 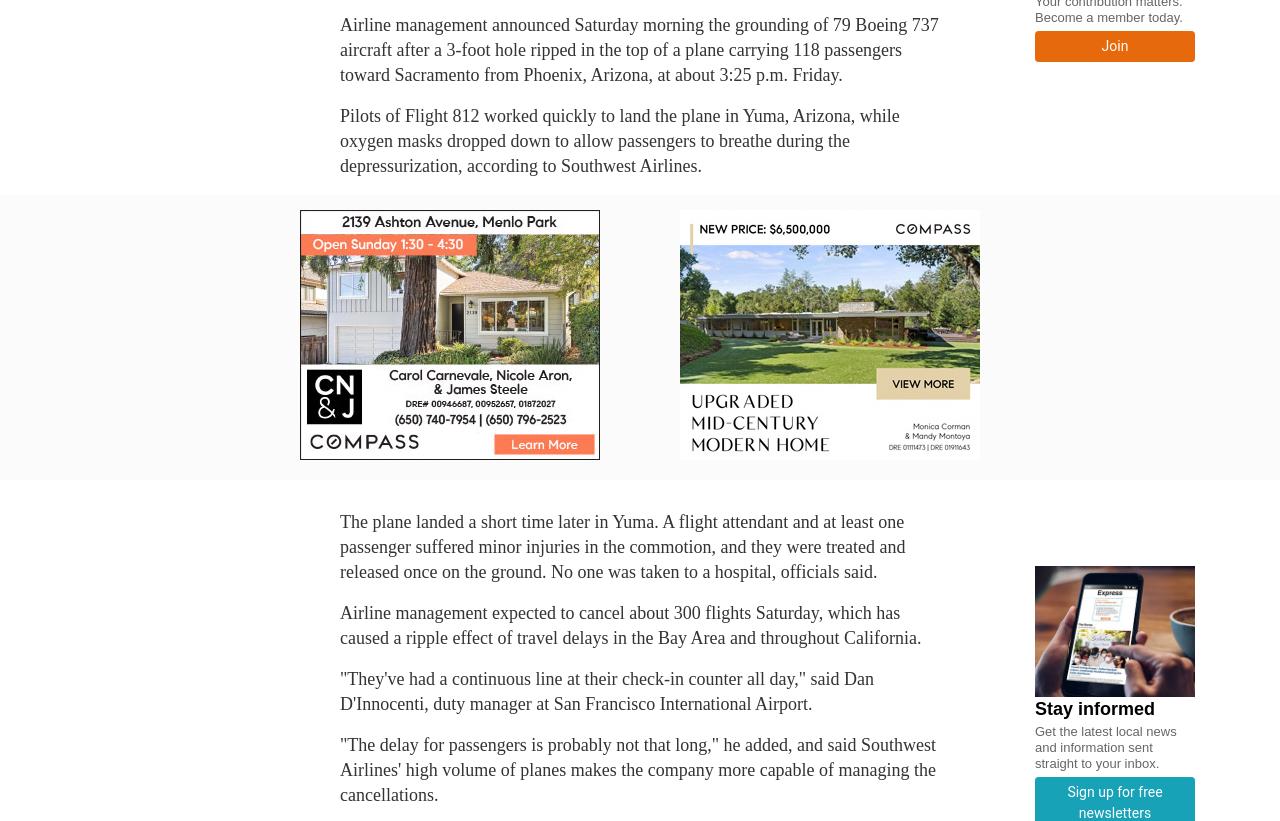 What do you see at coordinates (618, 140) in the screenshot?
I see `'Pilots of Flight 812 worked quickly to land the plane in Yuma, Arizona, while oxygen masks dropped down to allow passengers to breathe during the depressurization, according to Southwest Airlines.'` at bounding box center [618, 140].